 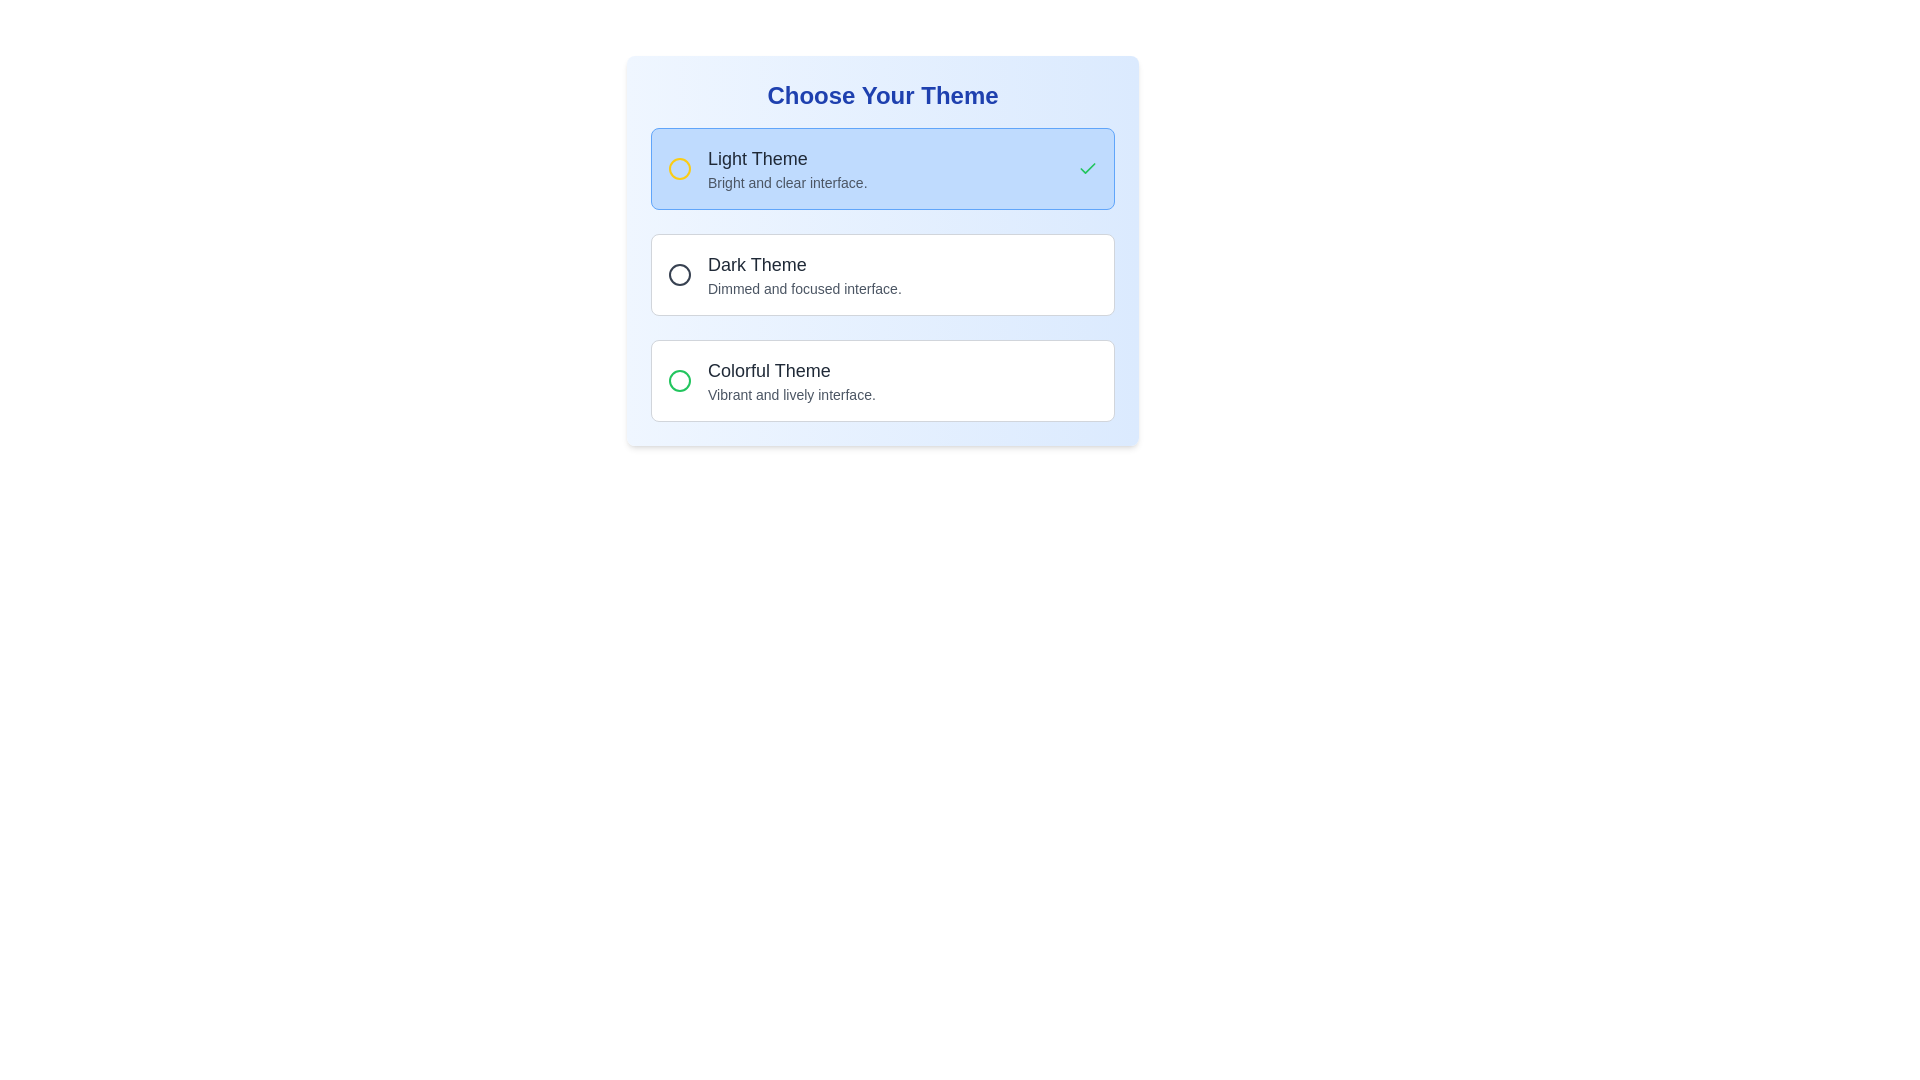 What do you see at coordinates (680, 274) in the screenshot?
I see `the circular icon representing the 'Dark Theme' option in the 'Choose Your Theme' section, which is visually characterized by a stroke and a colored fill` at bounding box center [680, 274].